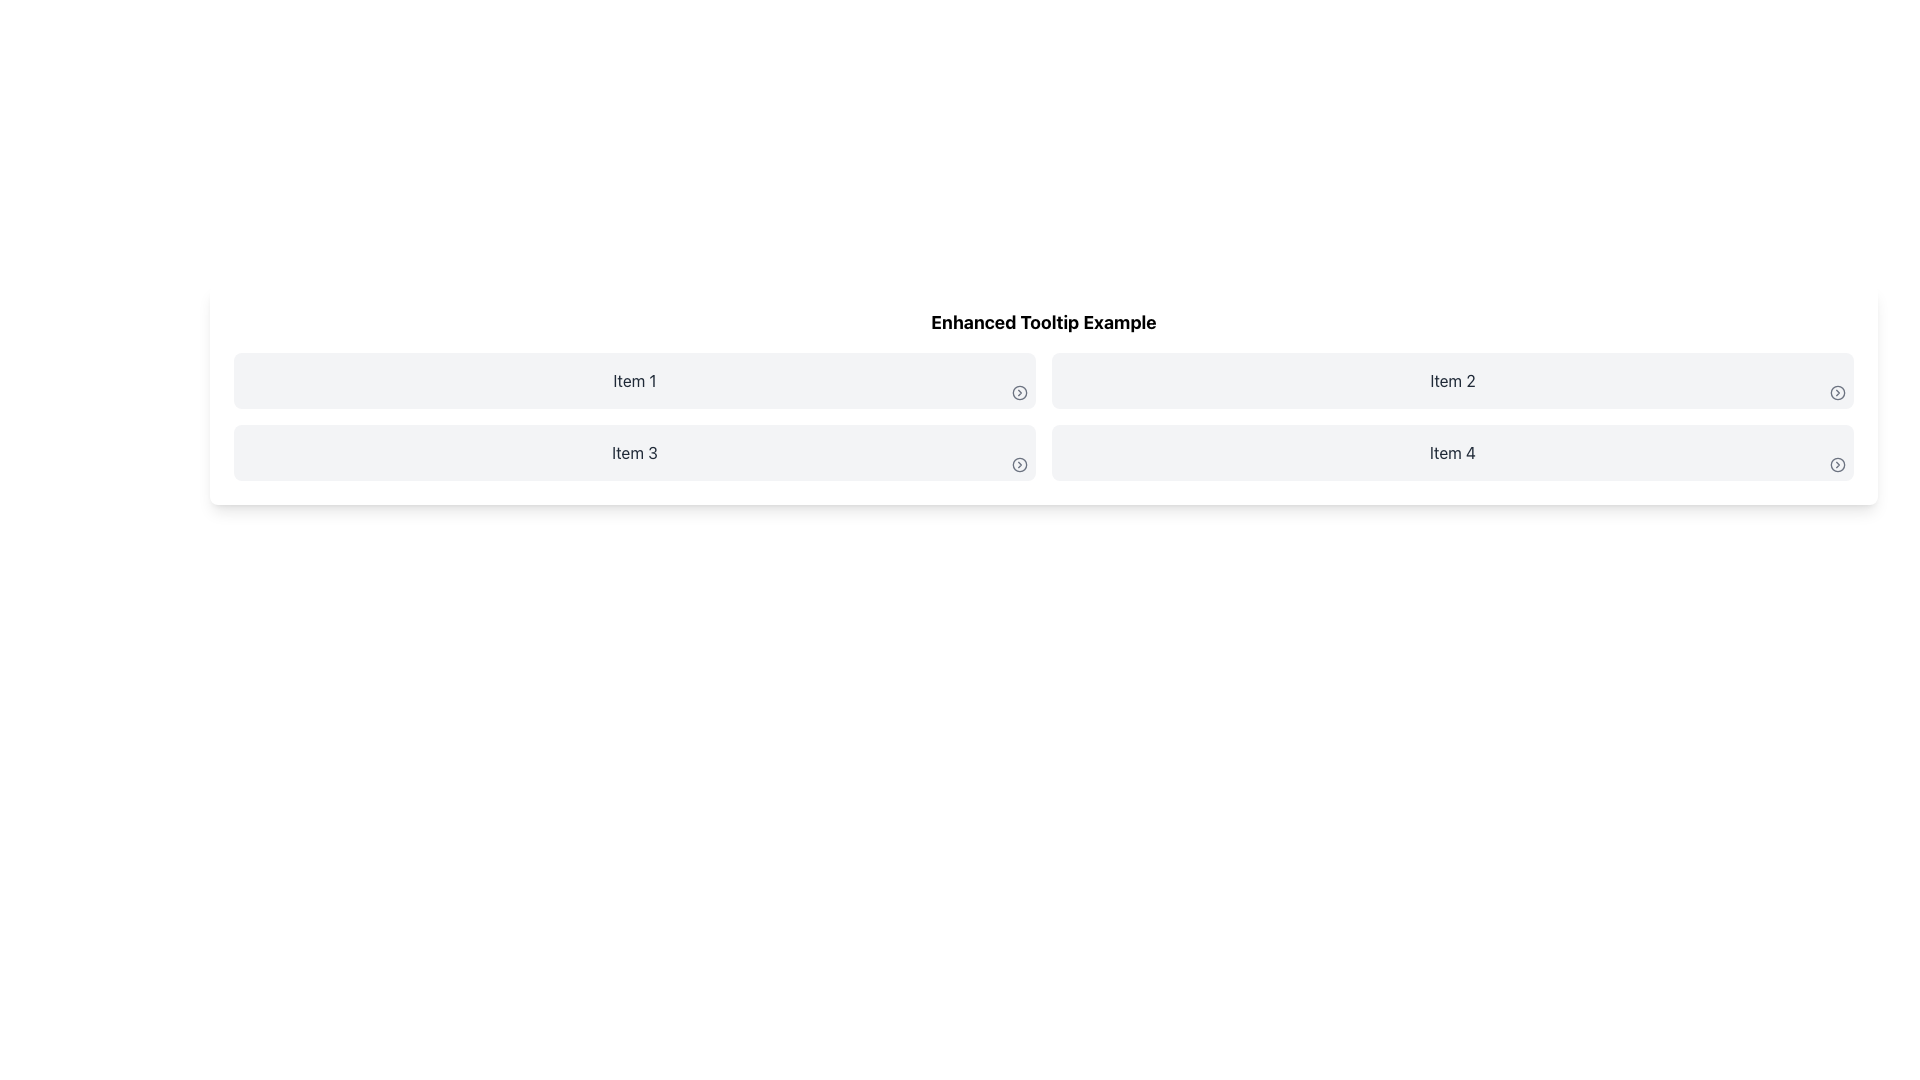 This screenshot has height=1080, width=1920. Describe the element at coordinates (633, 452) in the screenshot. I see `the text label 'Item 3' which is displayed in dark gray color within a light gray rounded rectangle box, located in the third row of the layout and aligned with similar elements` at that location.